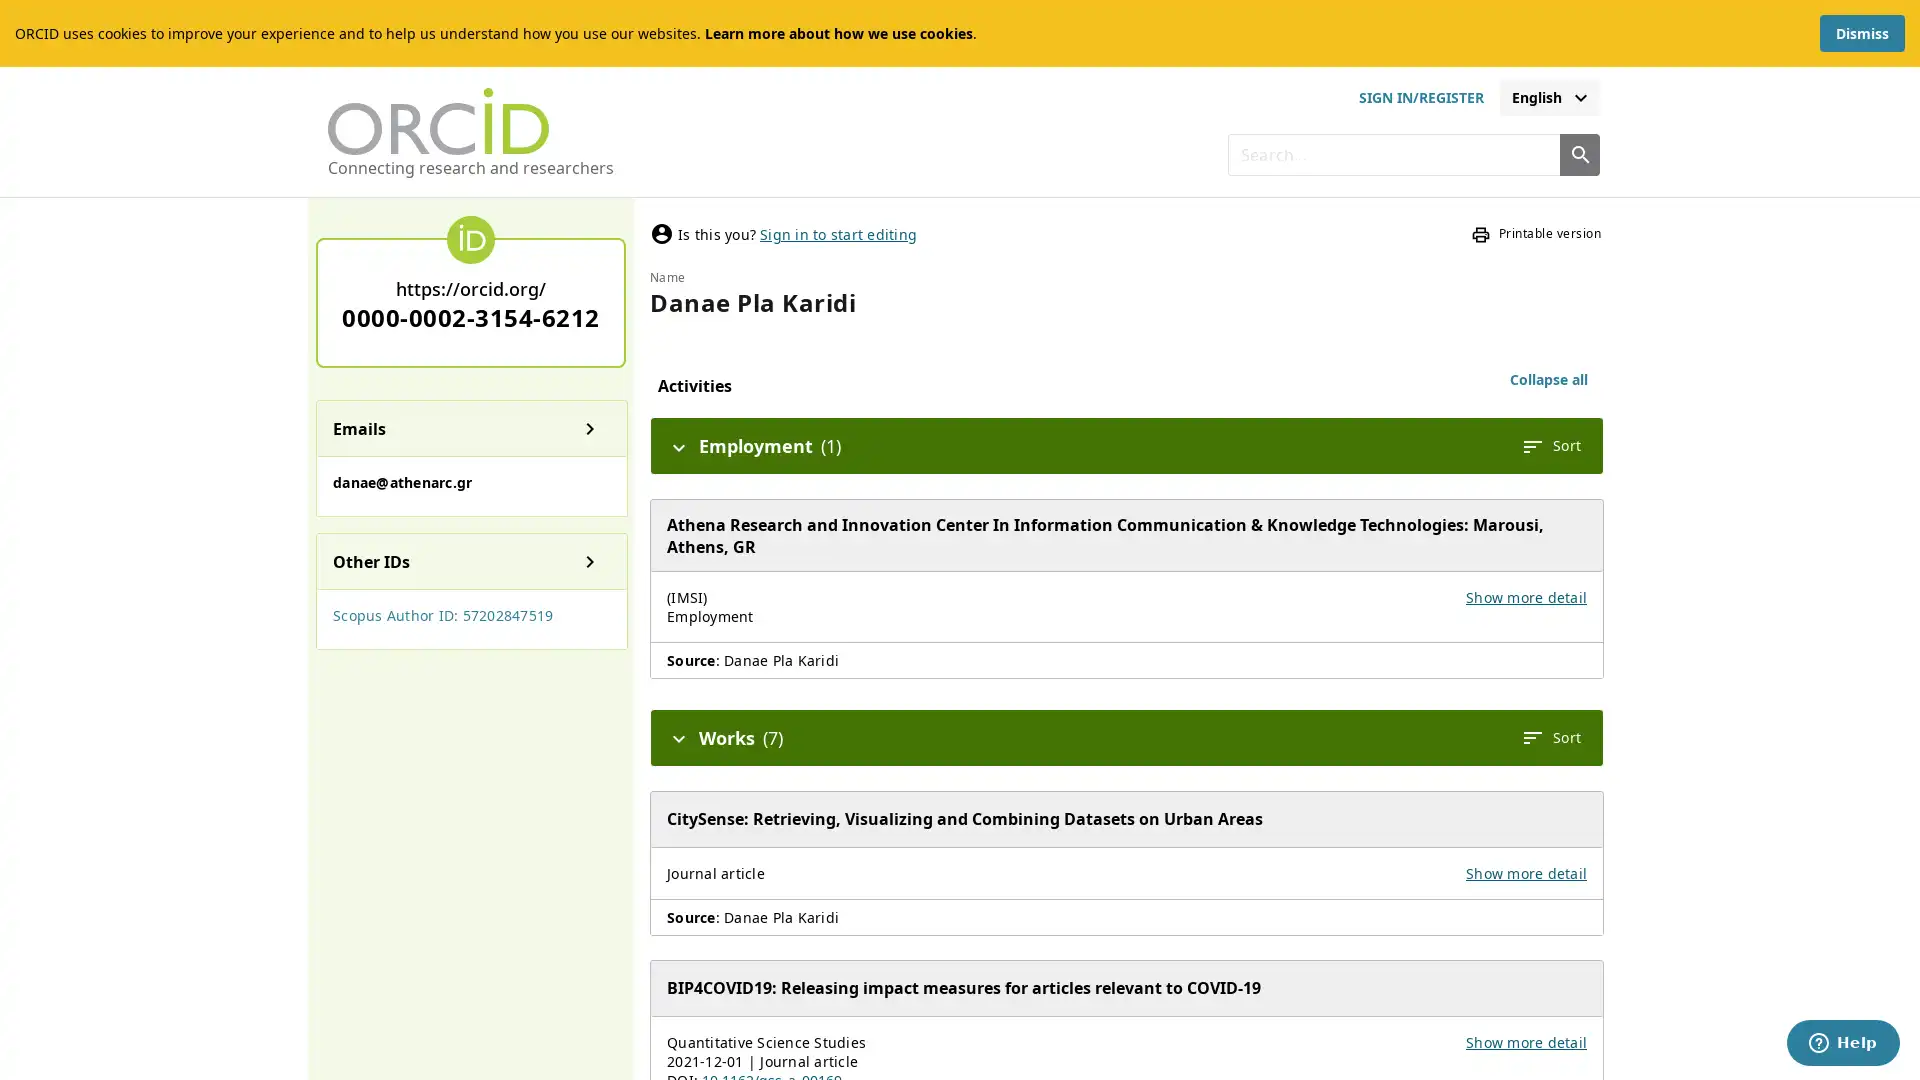 The image size is (1920, 1080). Describe the element at coordinates (589, 560) in the screenshot. I see `Show details` at that location.